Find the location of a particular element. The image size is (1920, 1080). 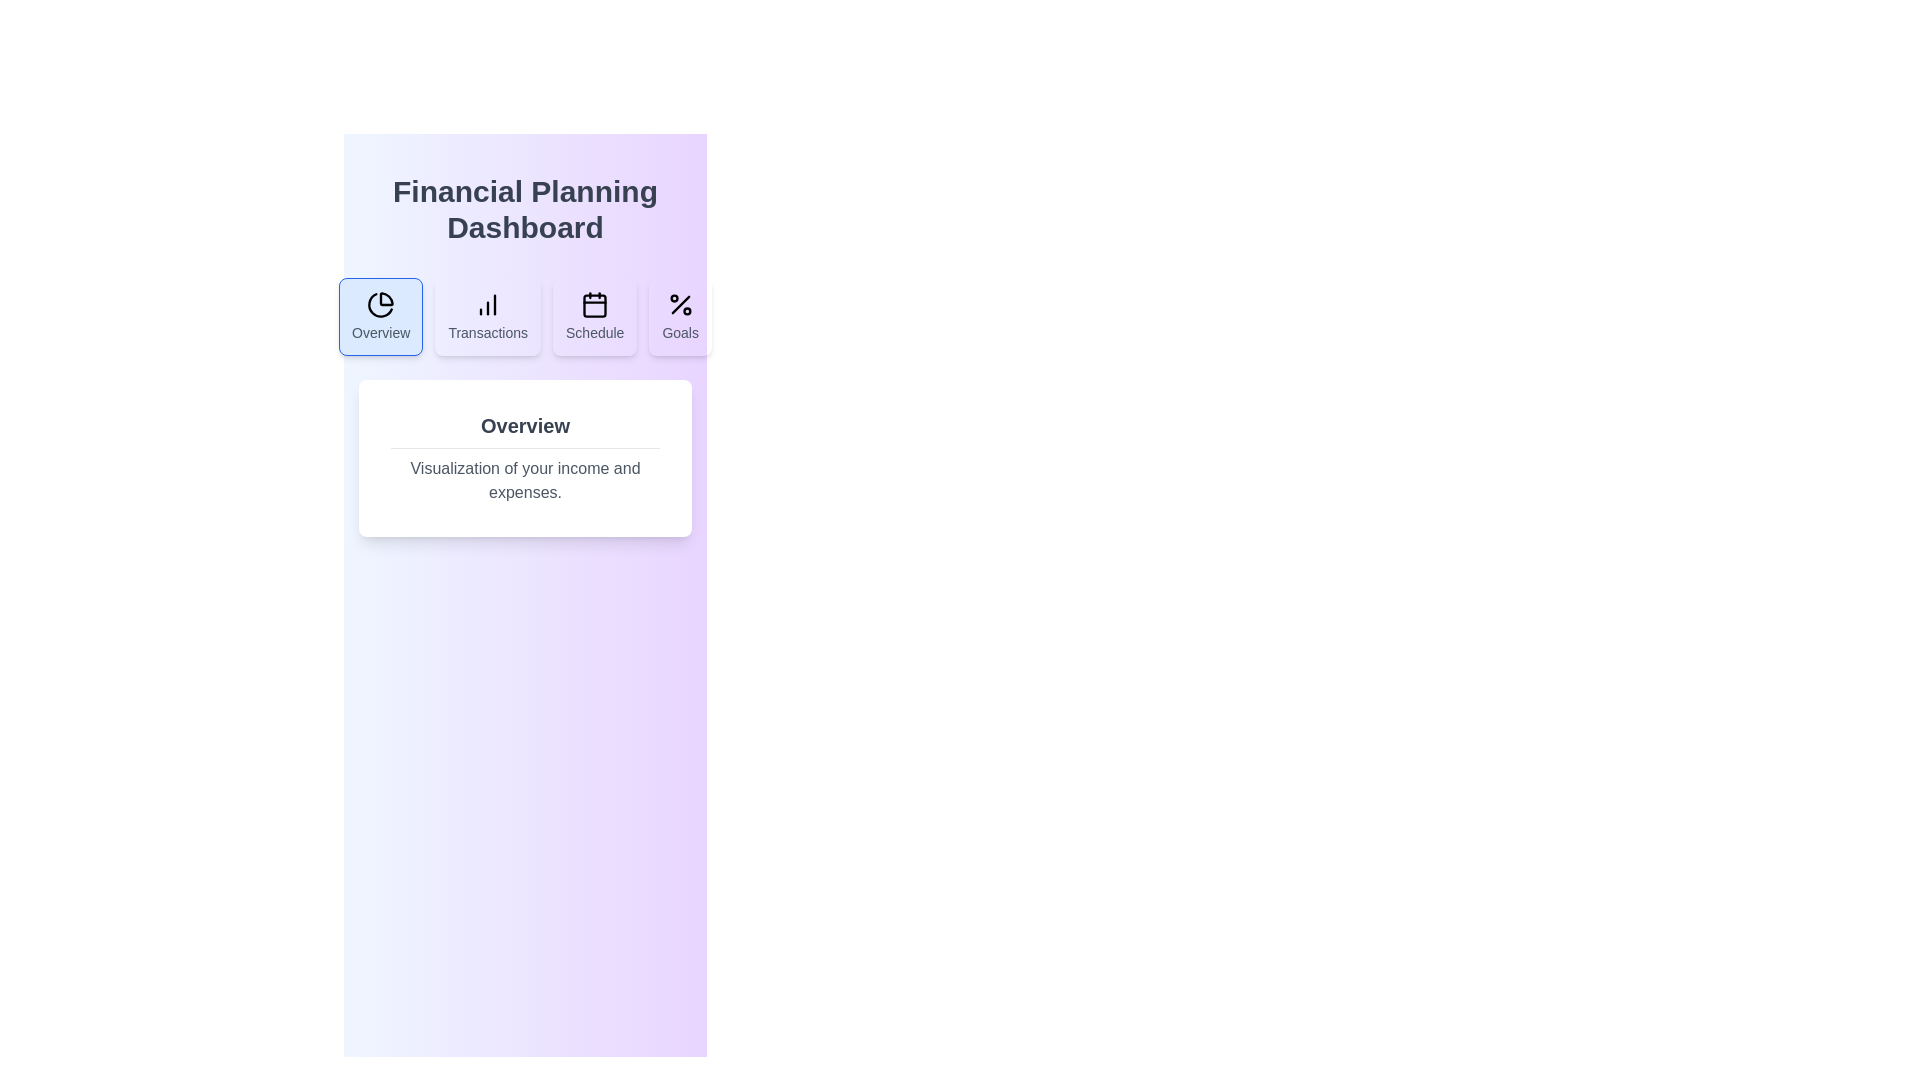

the decorative diagonal line within the percent icon located in the top navigation bar of the Financial Planning Dashboard, adjacent to the 'Goals' label is located at coordinates (680, 304).